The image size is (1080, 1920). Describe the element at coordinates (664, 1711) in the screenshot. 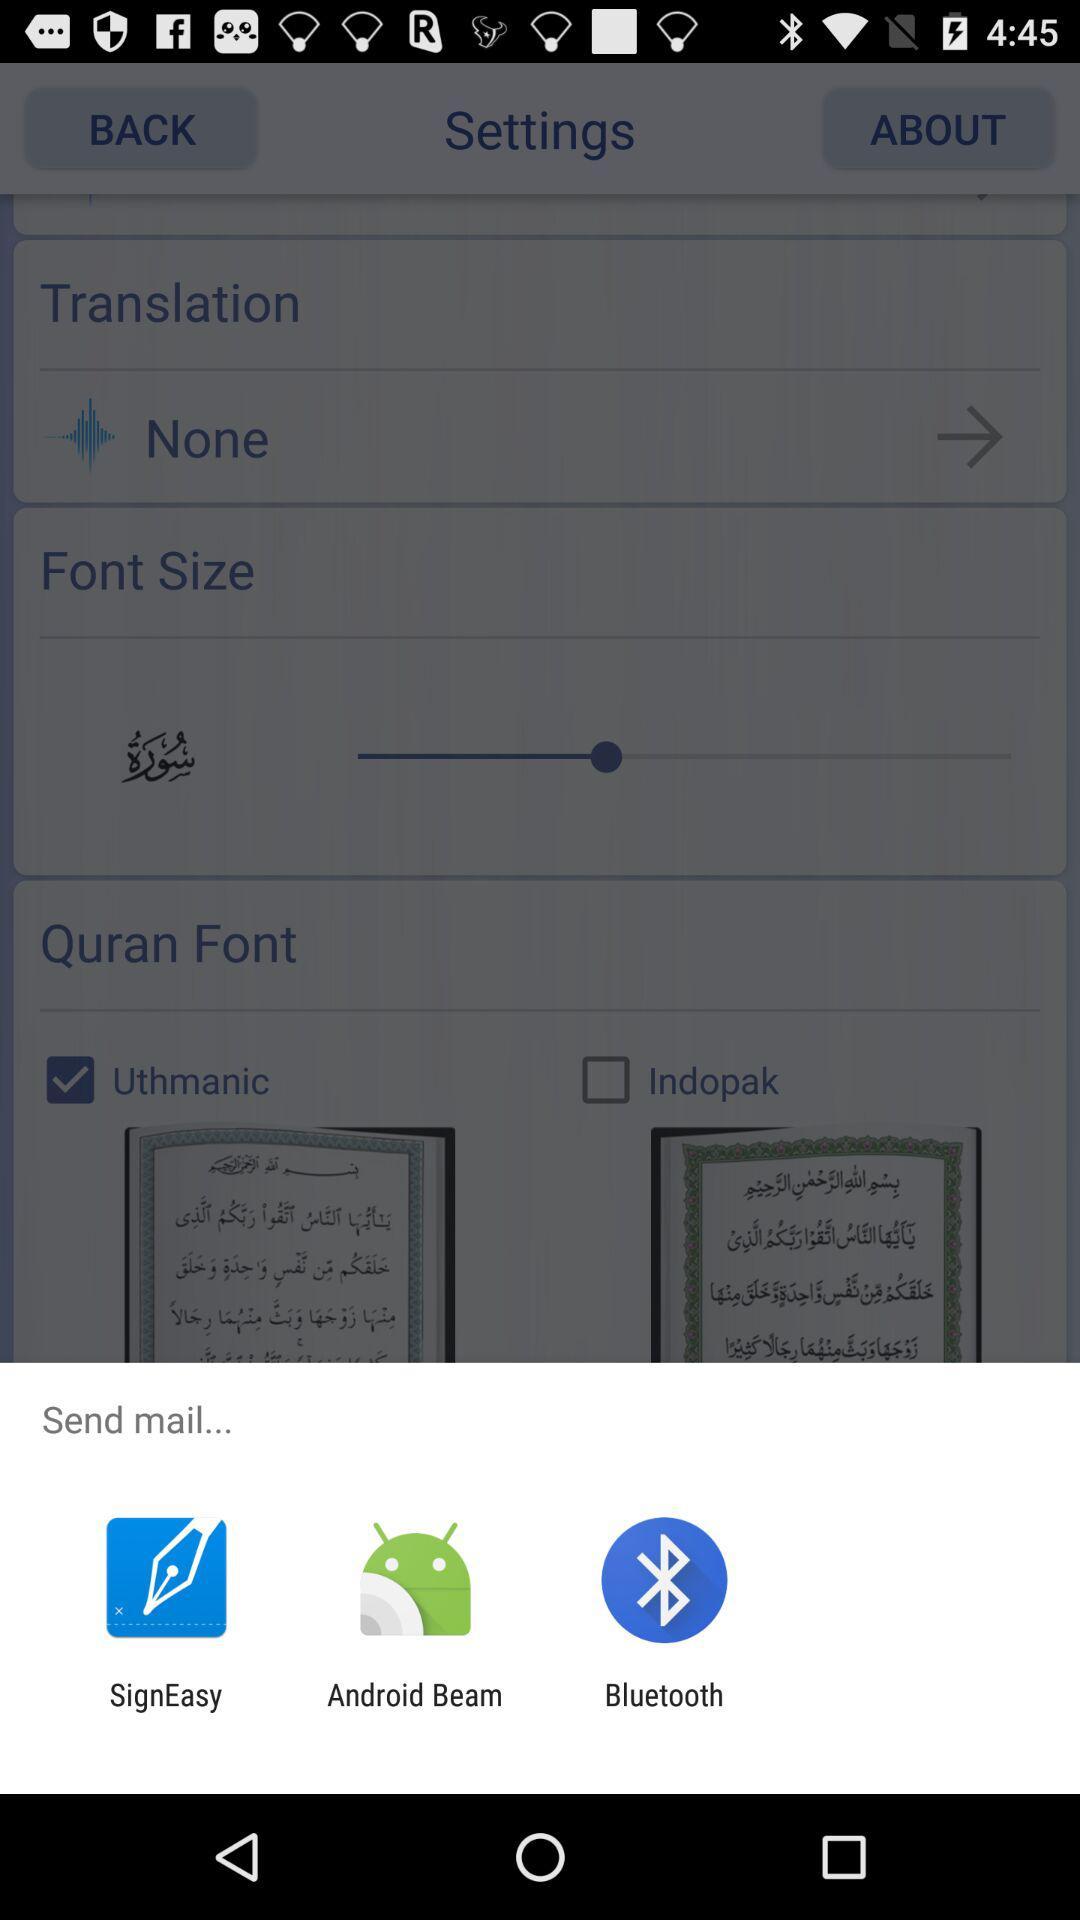

I see `the bluetooth` at that location.